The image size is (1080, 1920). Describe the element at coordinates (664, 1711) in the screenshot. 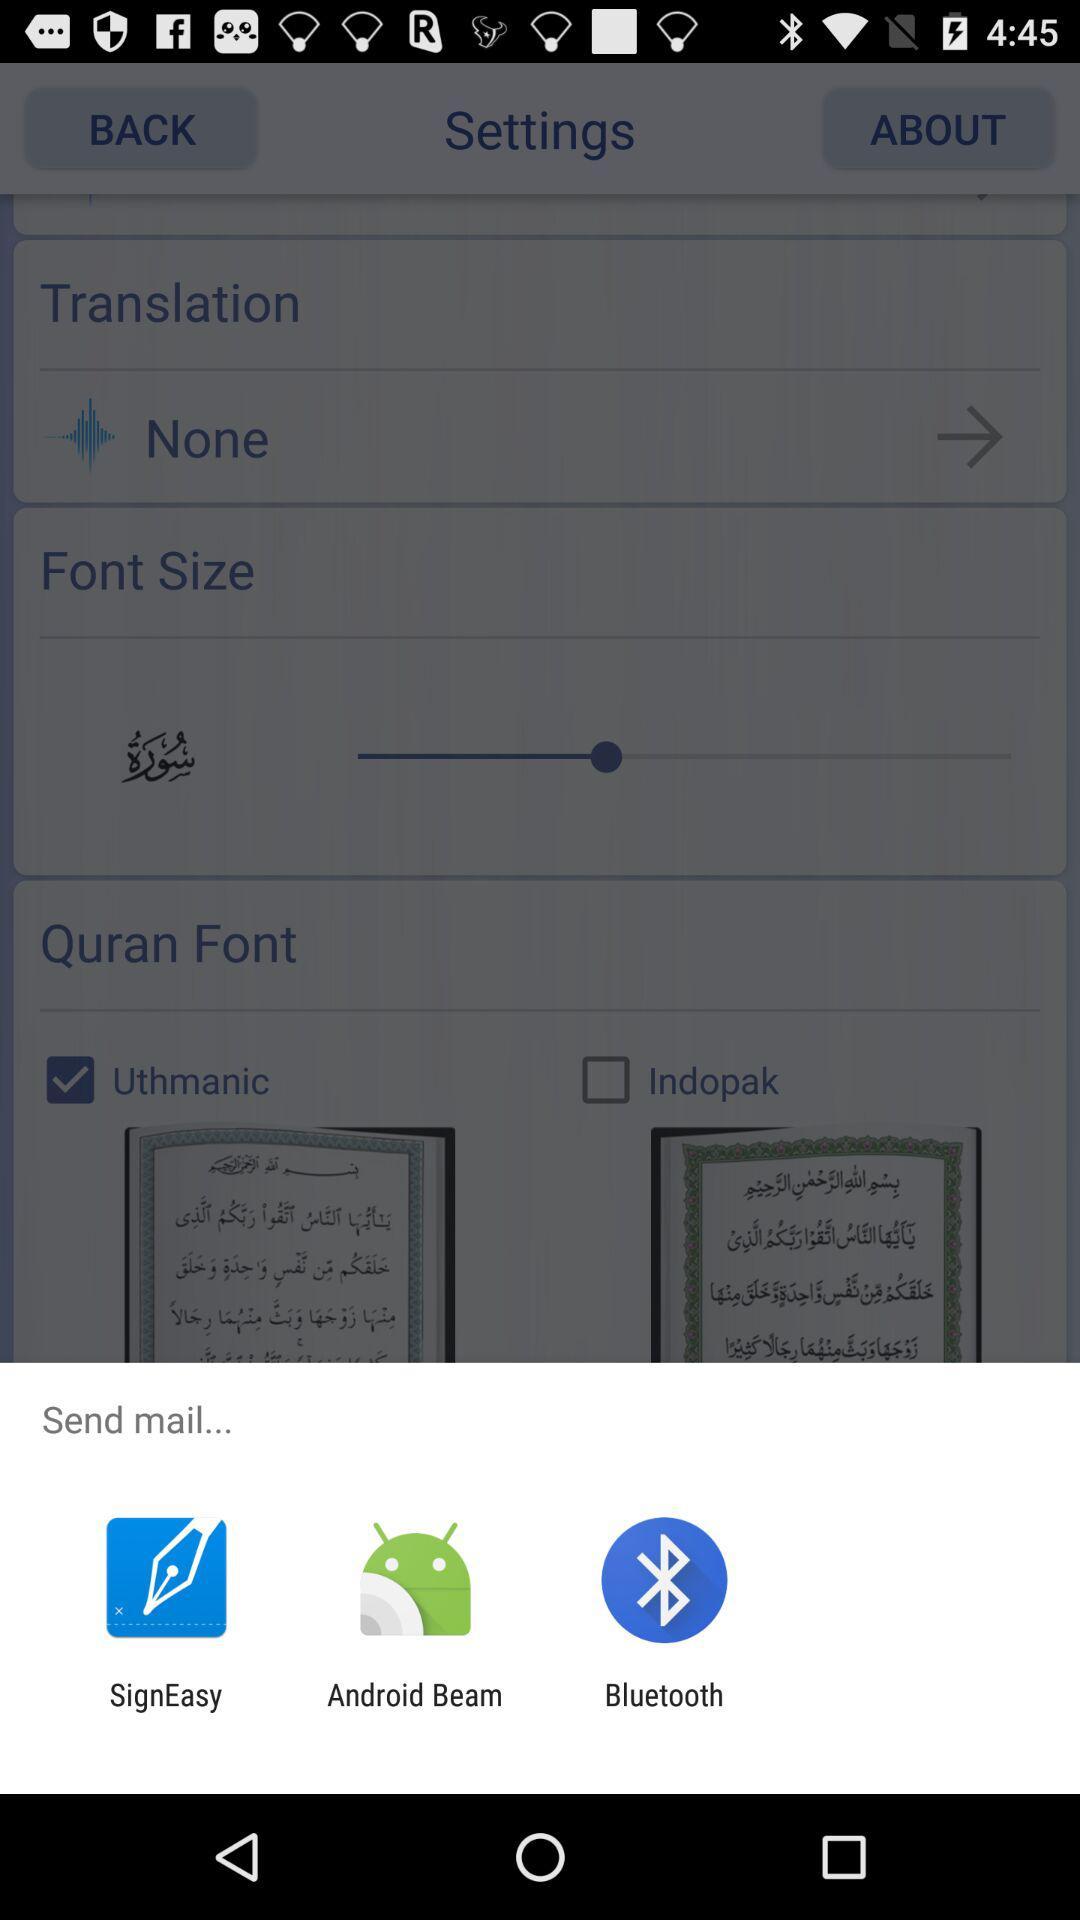

I see `the bluetooth` at that location.